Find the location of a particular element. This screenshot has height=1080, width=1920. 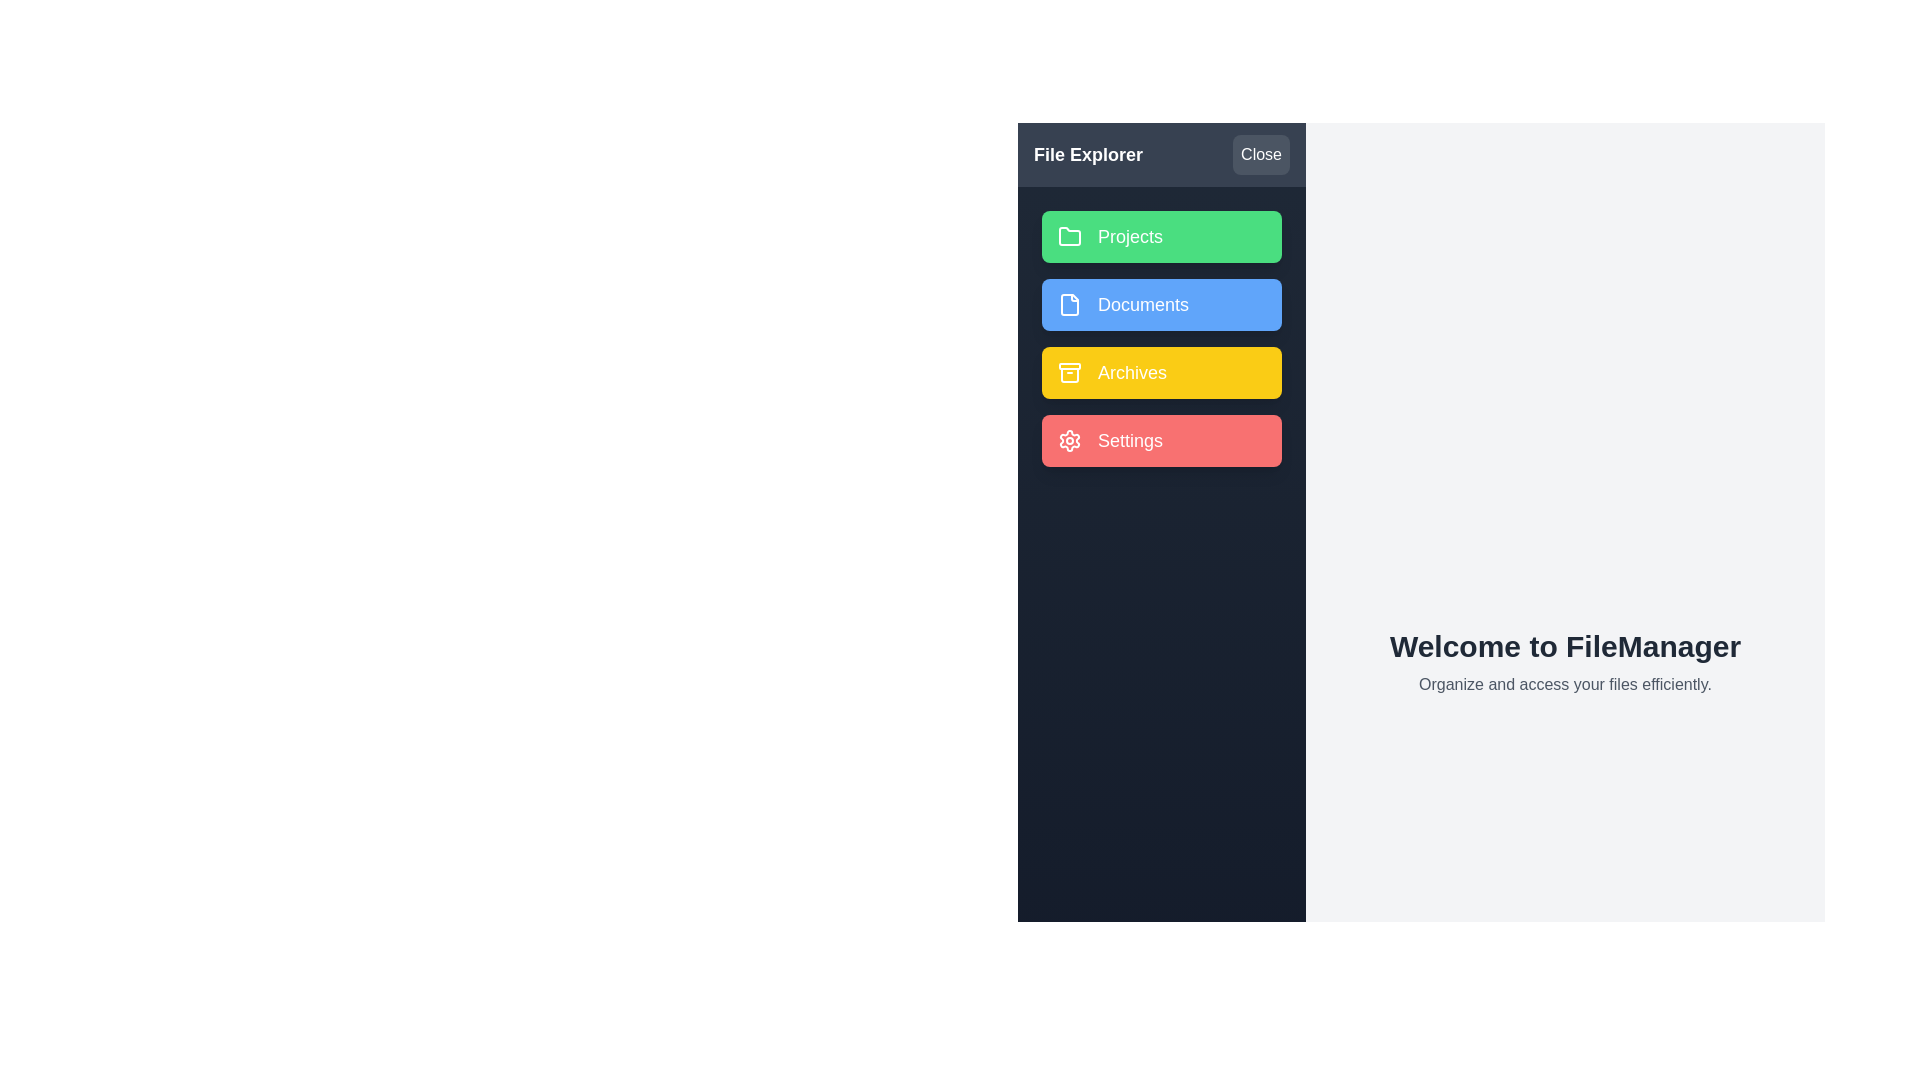

the Archives button to navigate to the respective section is located at coordinates (1161, 373).